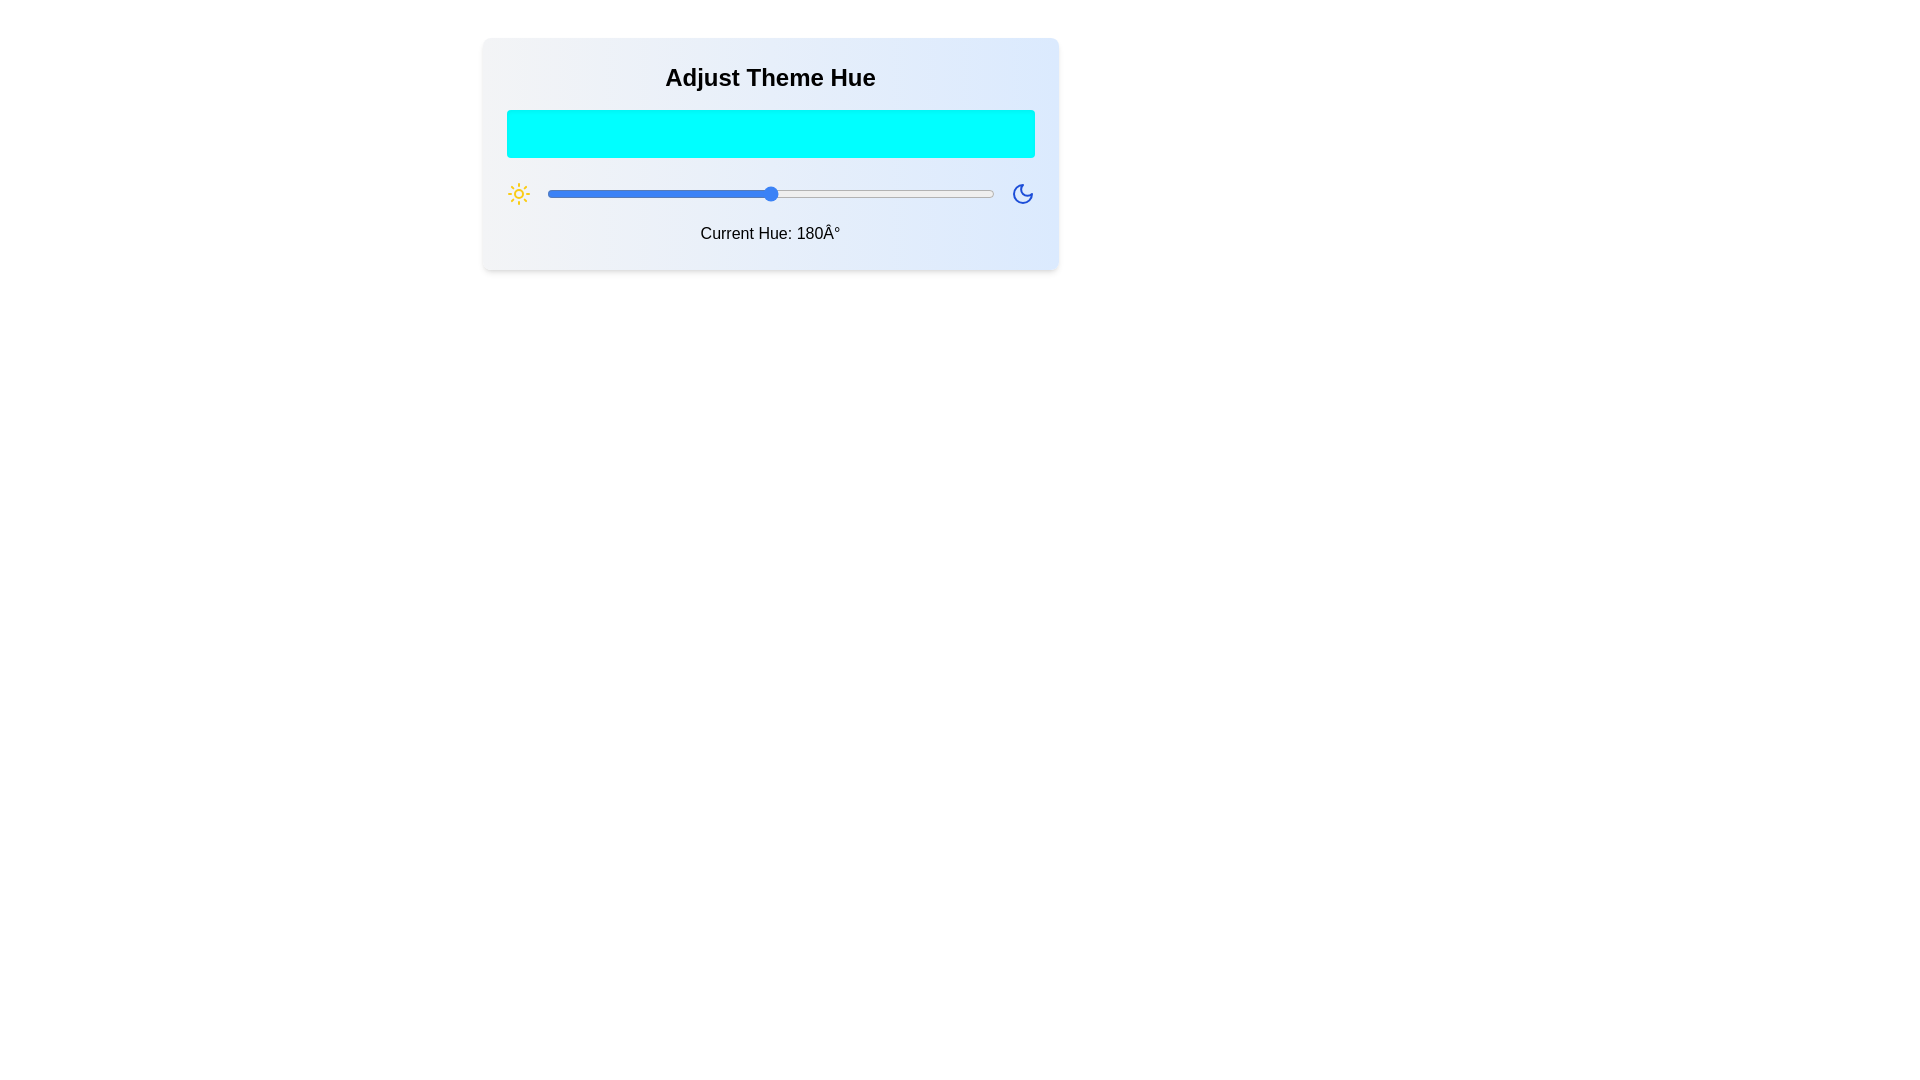 The image size is (1920, 1080). Describe the element at coordinates (637, 193) in the screenshot. I see `the hue slider to set the hue to 74 degrees` at that location.